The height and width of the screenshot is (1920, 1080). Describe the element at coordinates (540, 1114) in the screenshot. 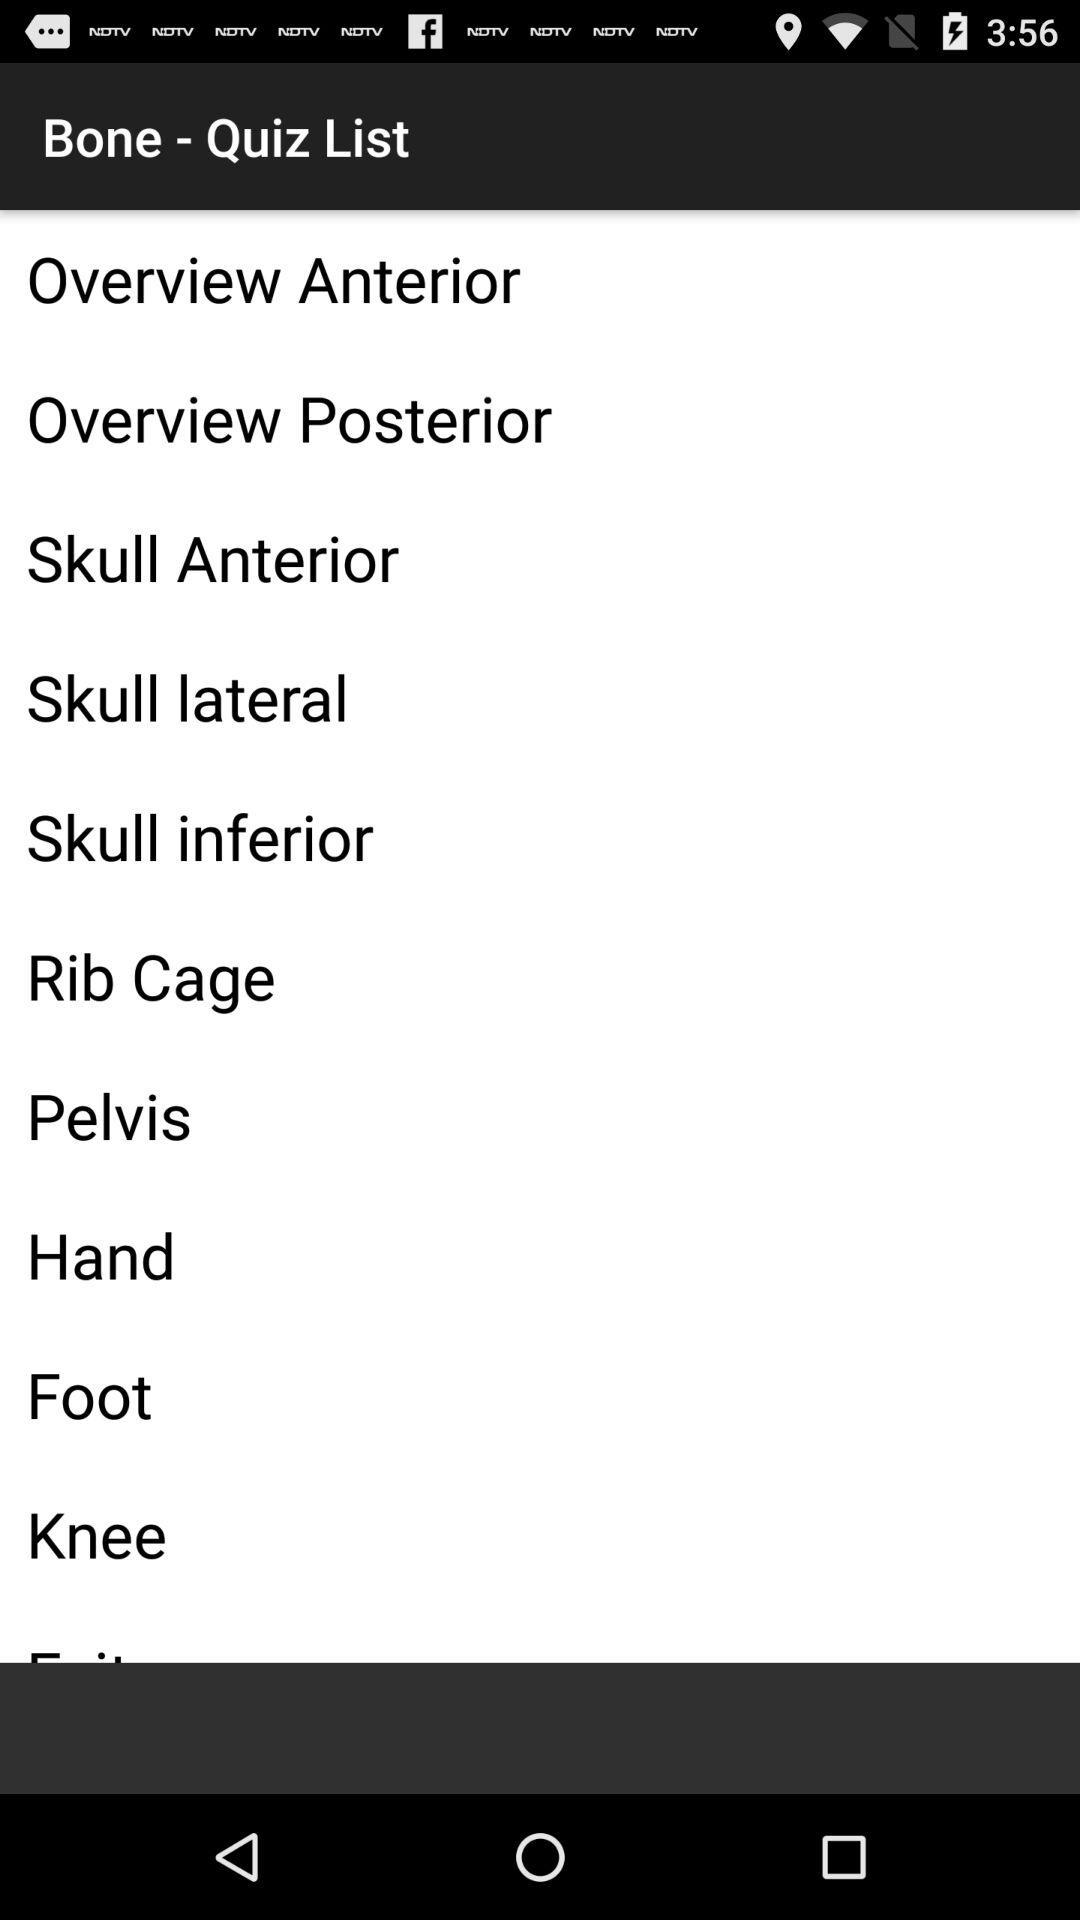

I see `icon above hand` at that location.